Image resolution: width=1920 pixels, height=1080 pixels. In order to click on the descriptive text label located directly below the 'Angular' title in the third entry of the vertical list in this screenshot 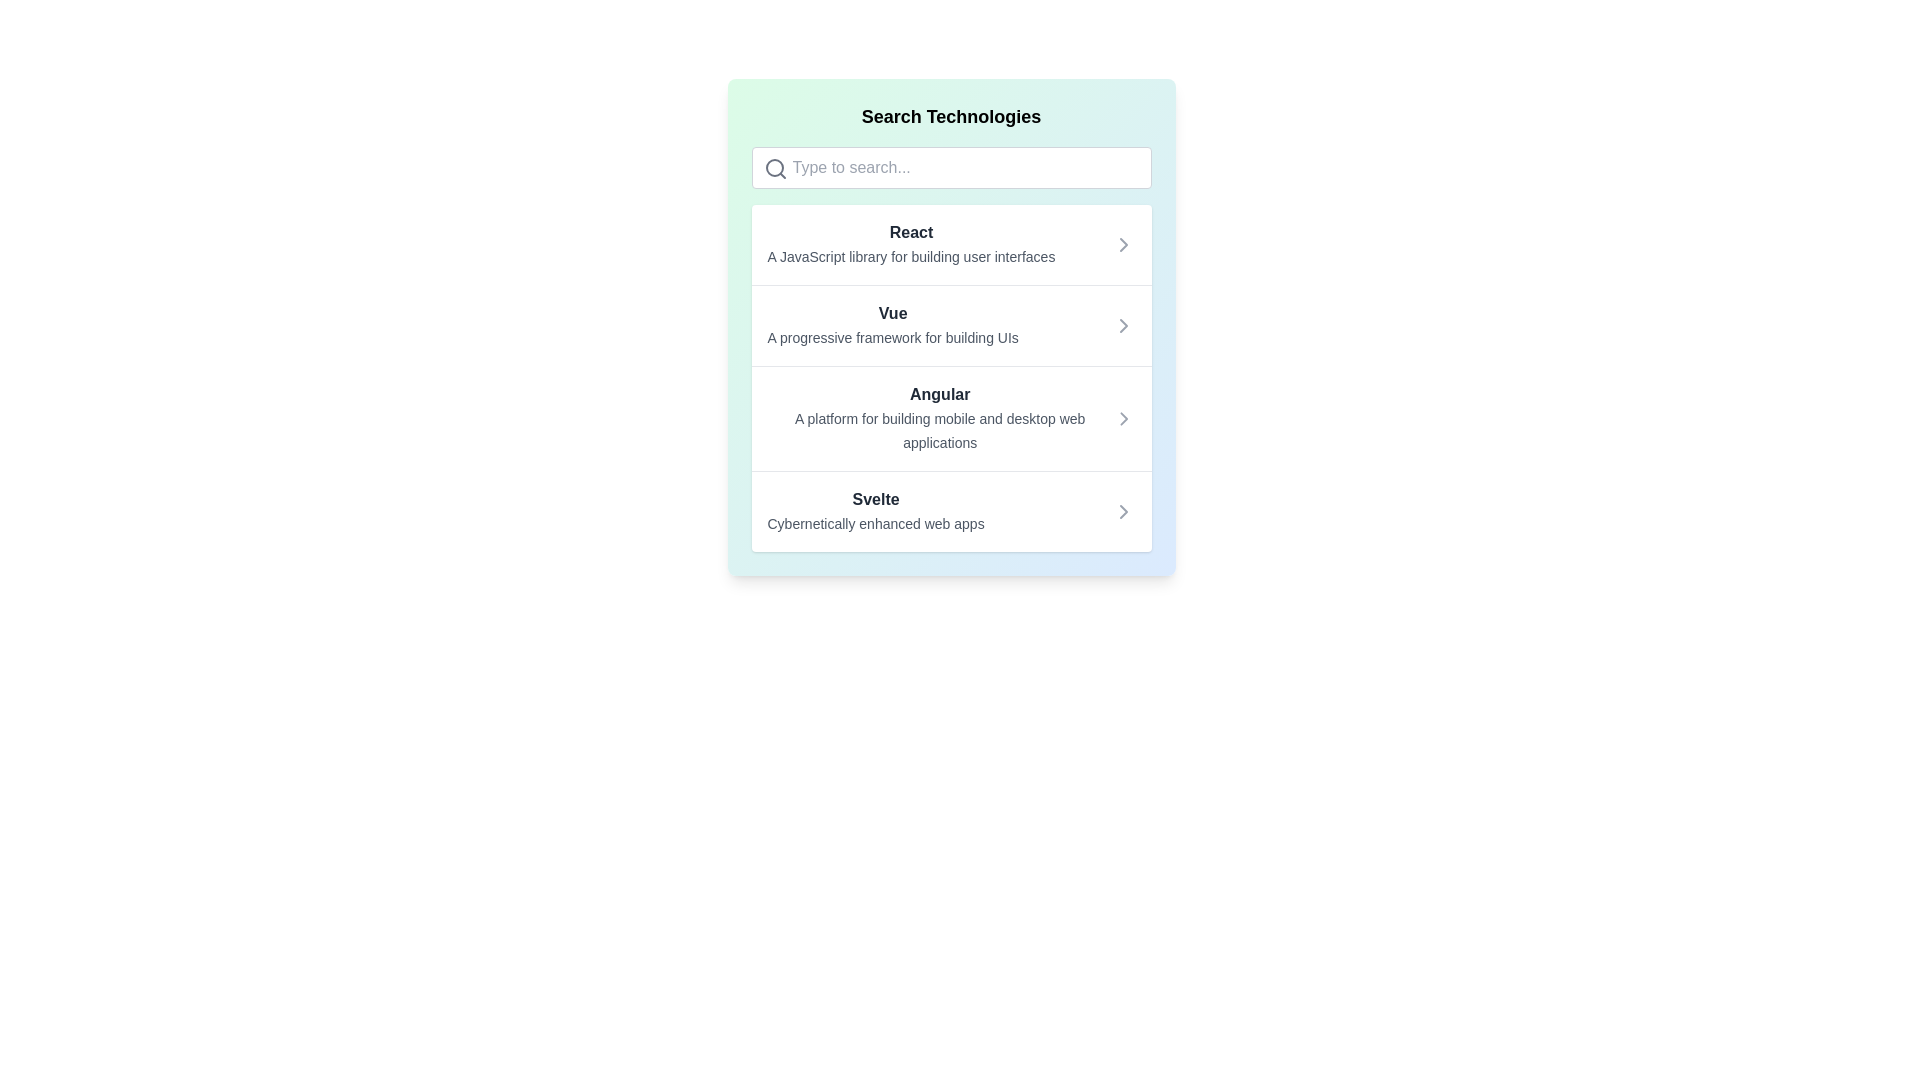, I will do `click(939, 430)`.